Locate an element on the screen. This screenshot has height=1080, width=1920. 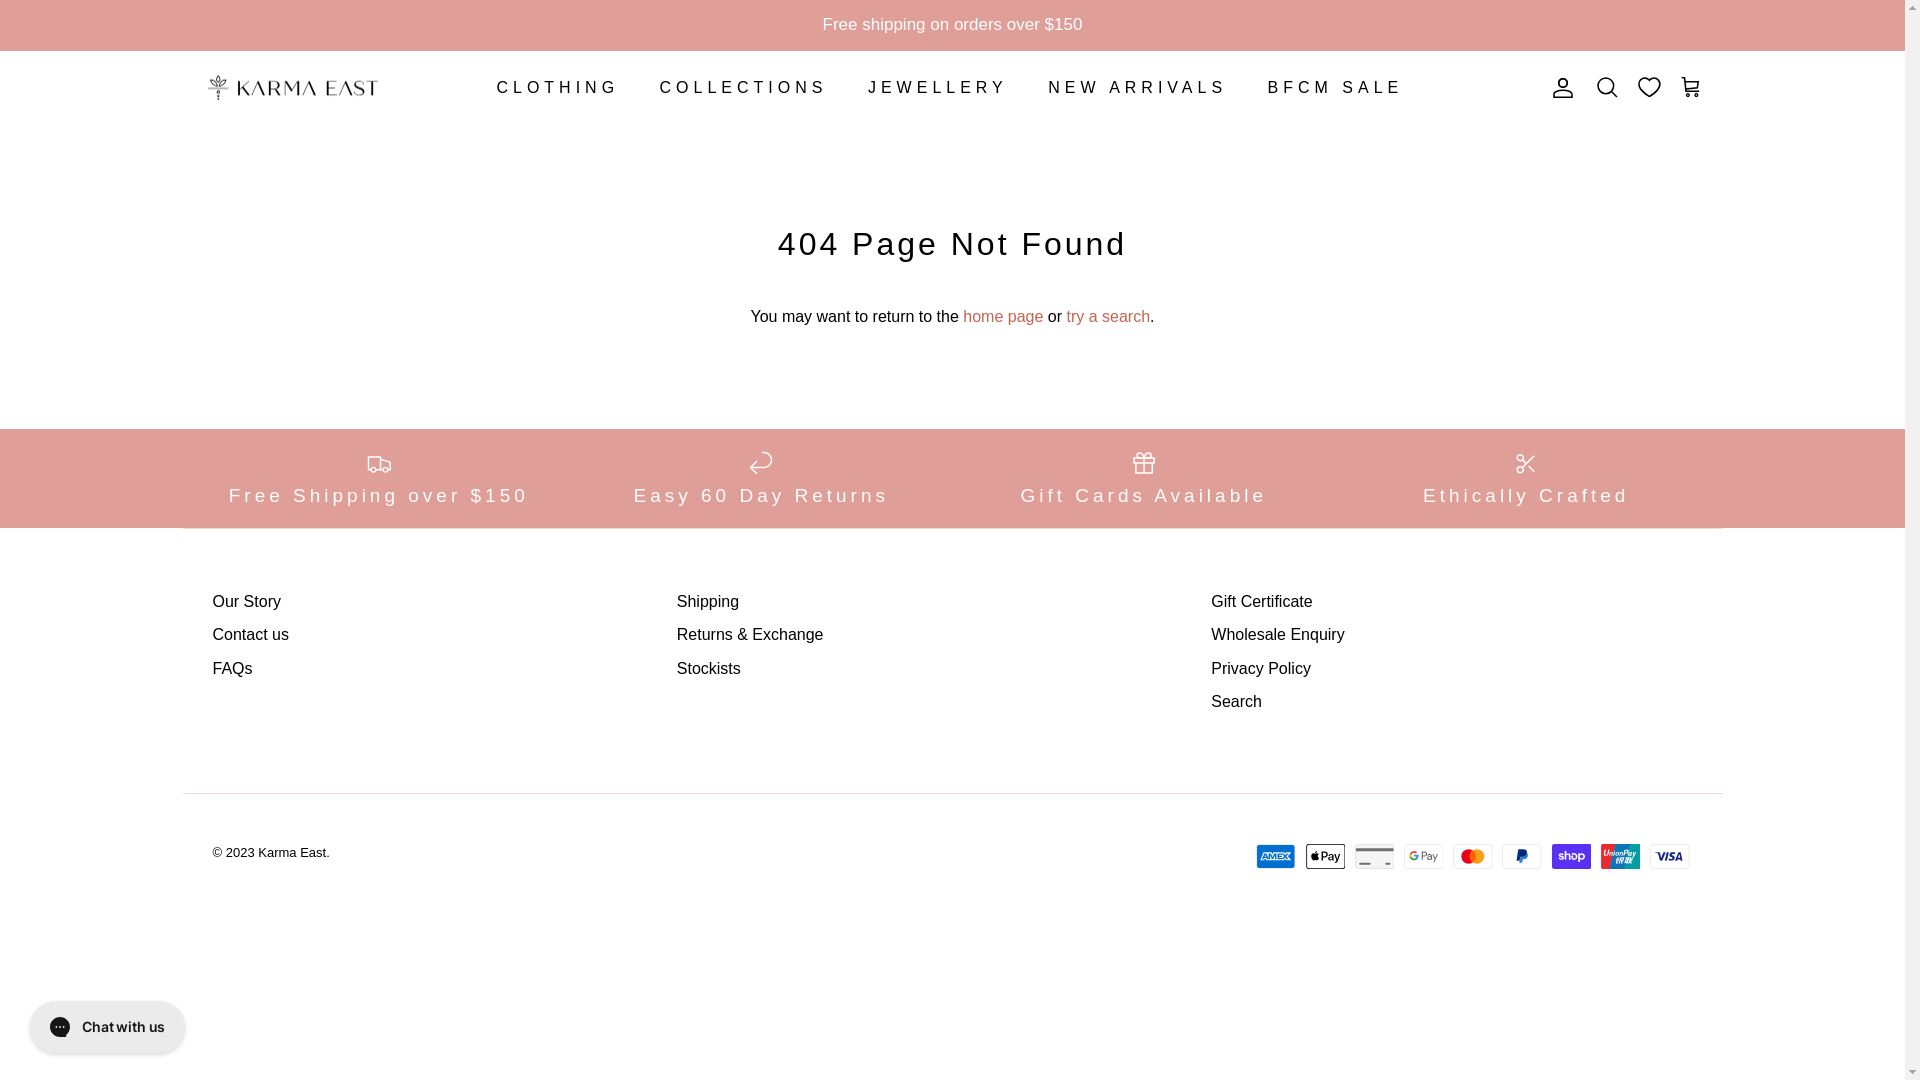
'Cart' is located at coordinates (1689, 87).